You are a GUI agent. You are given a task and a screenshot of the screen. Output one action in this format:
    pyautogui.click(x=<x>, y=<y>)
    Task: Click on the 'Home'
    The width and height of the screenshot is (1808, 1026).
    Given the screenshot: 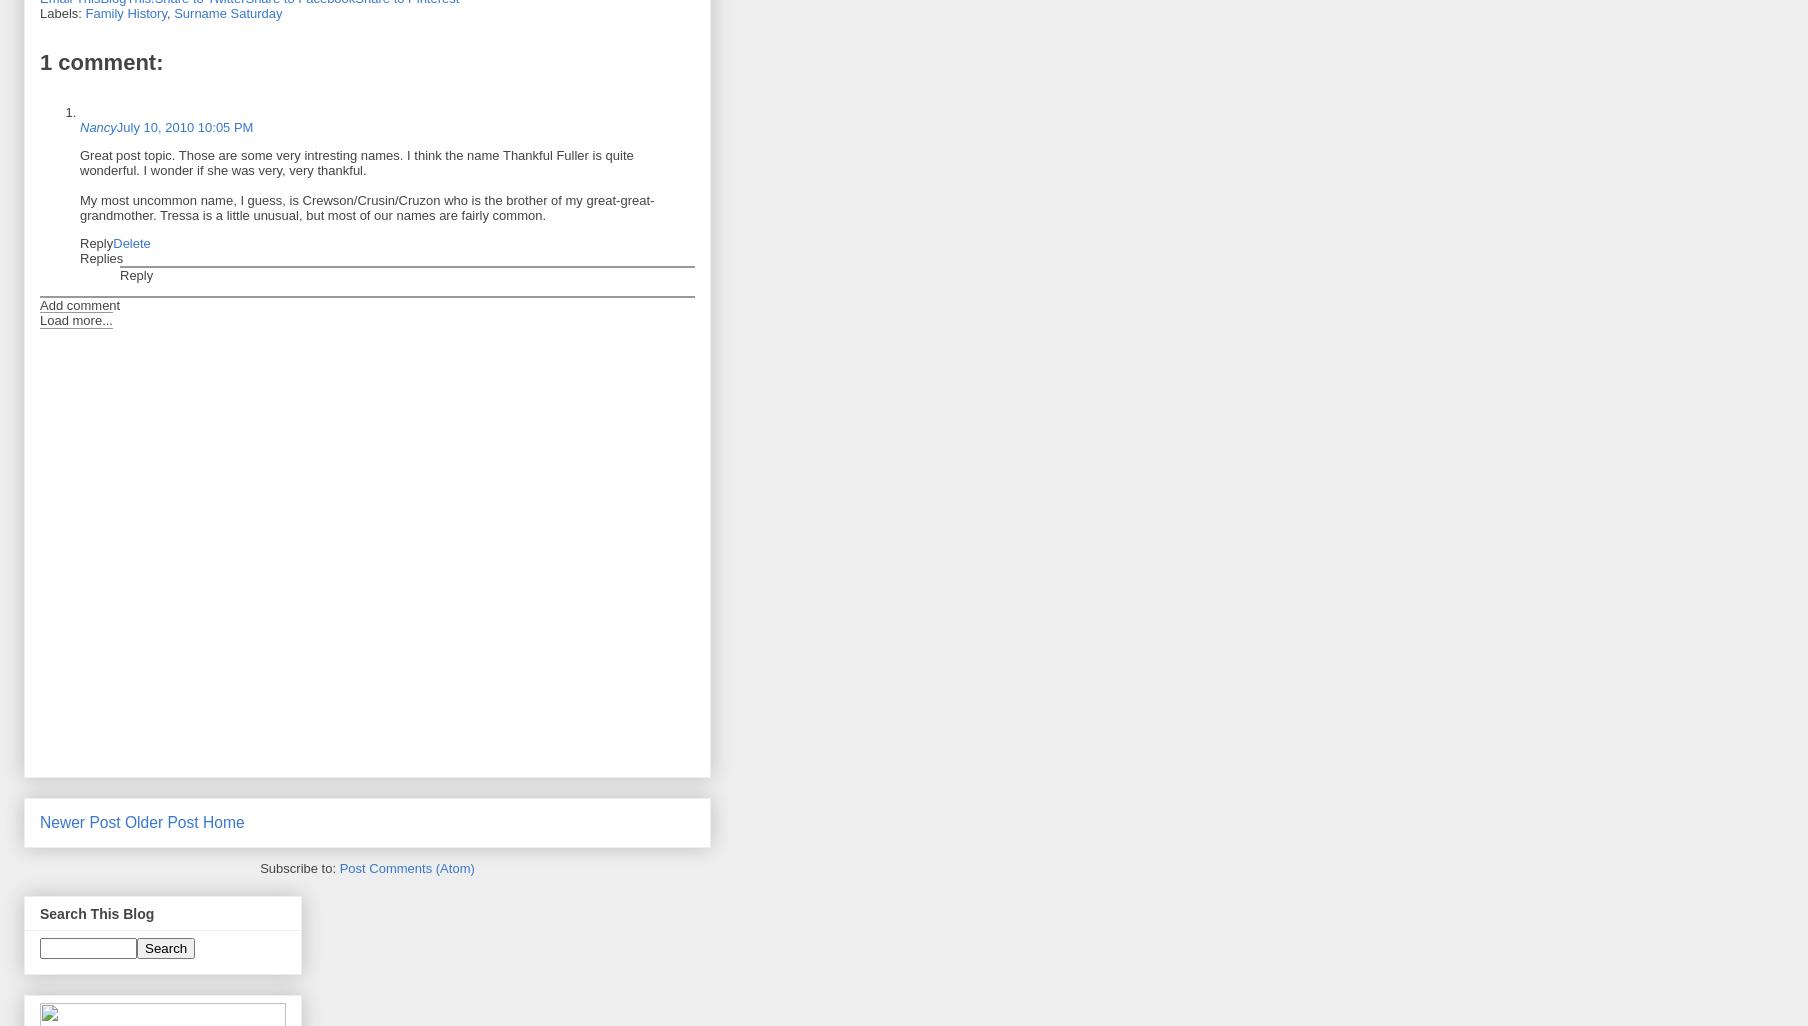 What is the action you would take?
    pyautogui.click(x=222, y=822)
    